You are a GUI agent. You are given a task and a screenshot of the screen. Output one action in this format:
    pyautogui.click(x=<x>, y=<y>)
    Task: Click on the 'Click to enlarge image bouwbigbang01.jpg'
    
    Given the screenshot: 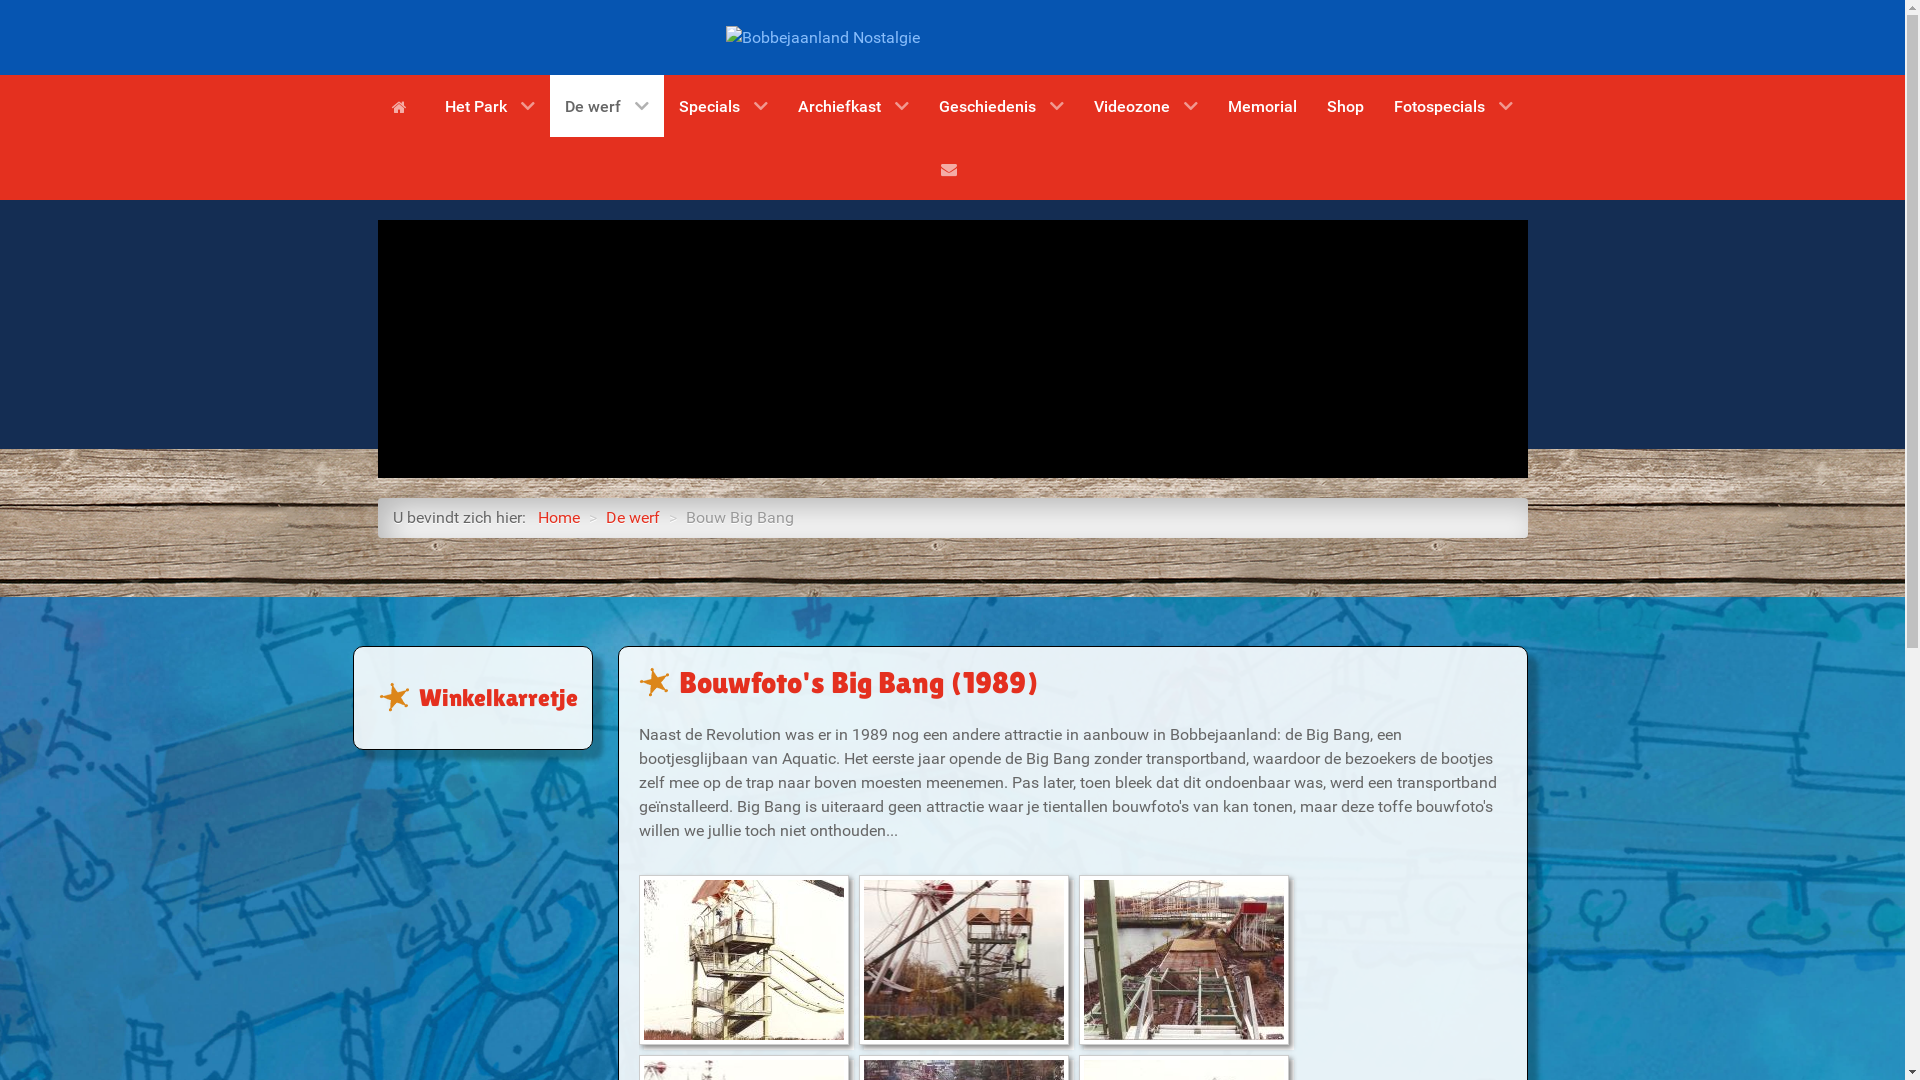 What is the action you would take?
    pyautogui.click(x=743, y=959)
    